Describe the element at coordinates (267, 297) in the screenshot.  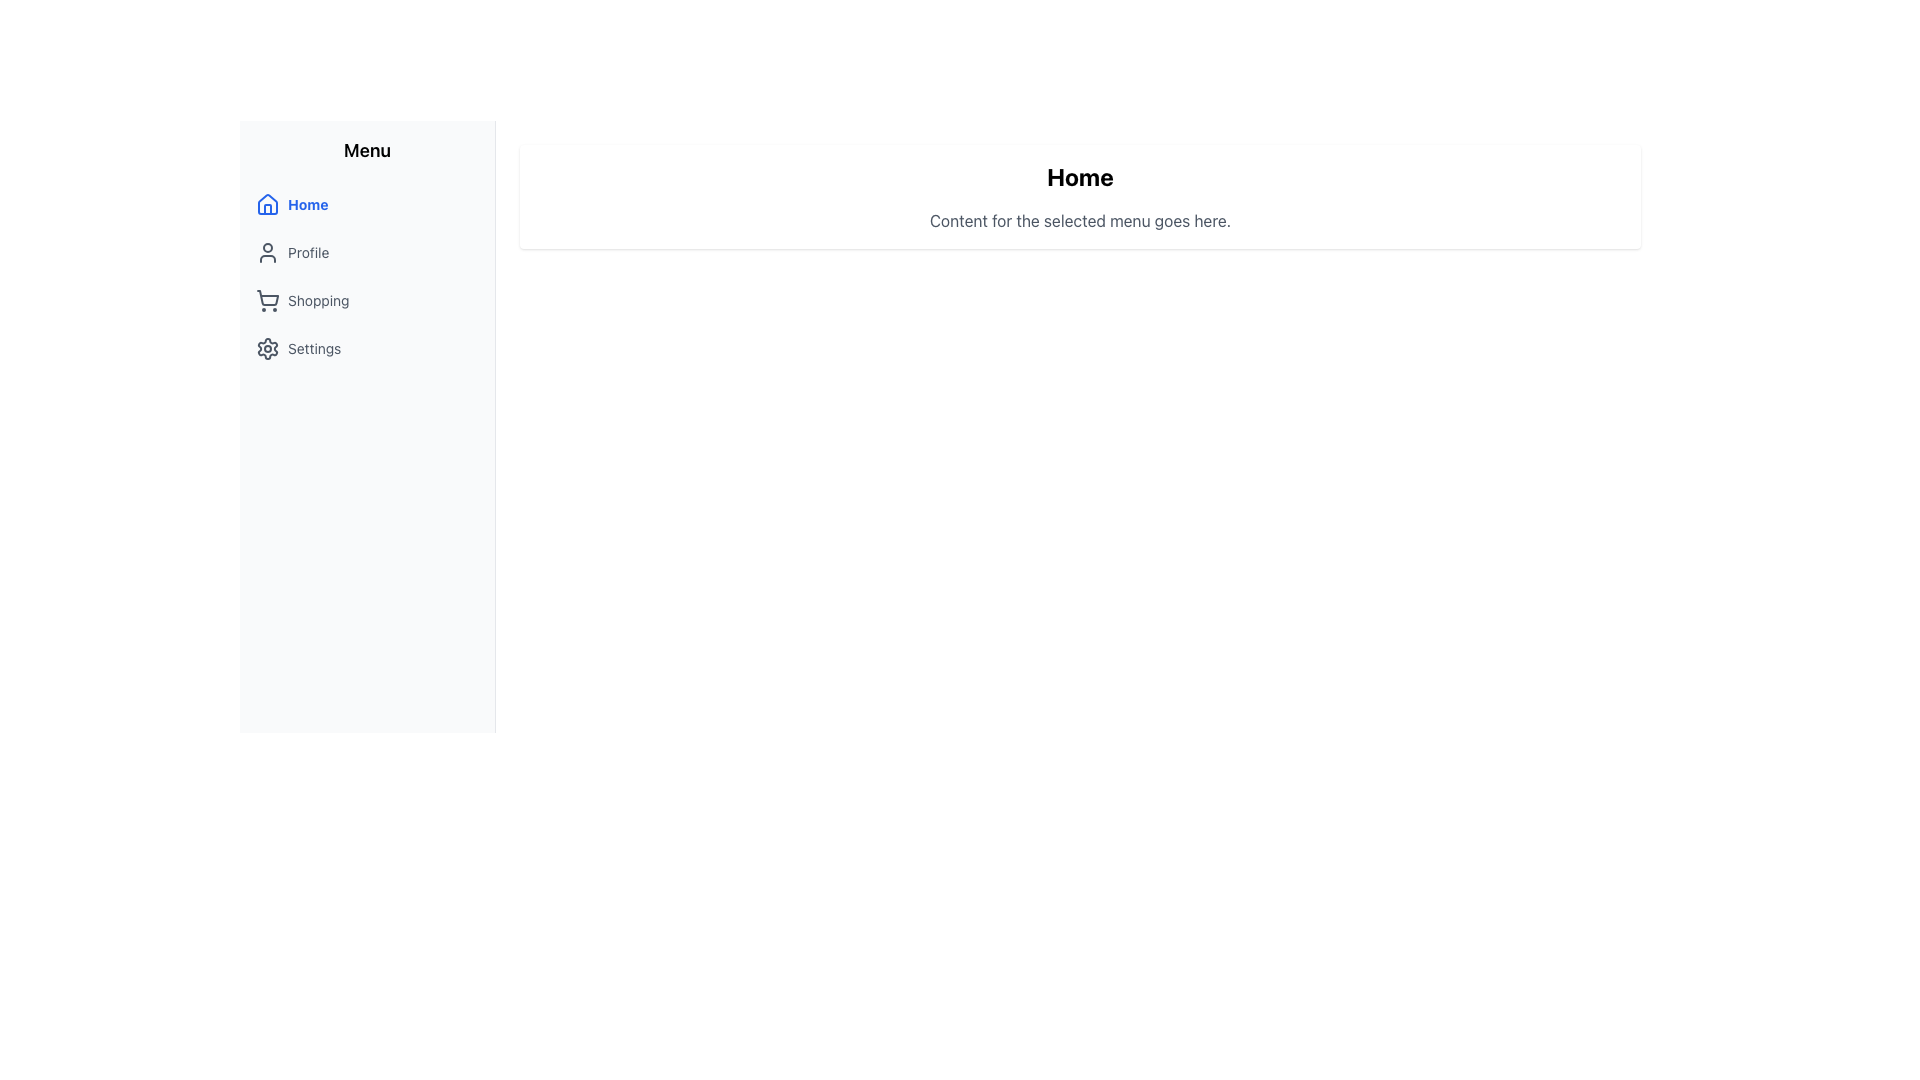
I see `the shopping cart icon located in the sidebar menu under the 'Shopping' label to interact with the shopping feature` at that location.